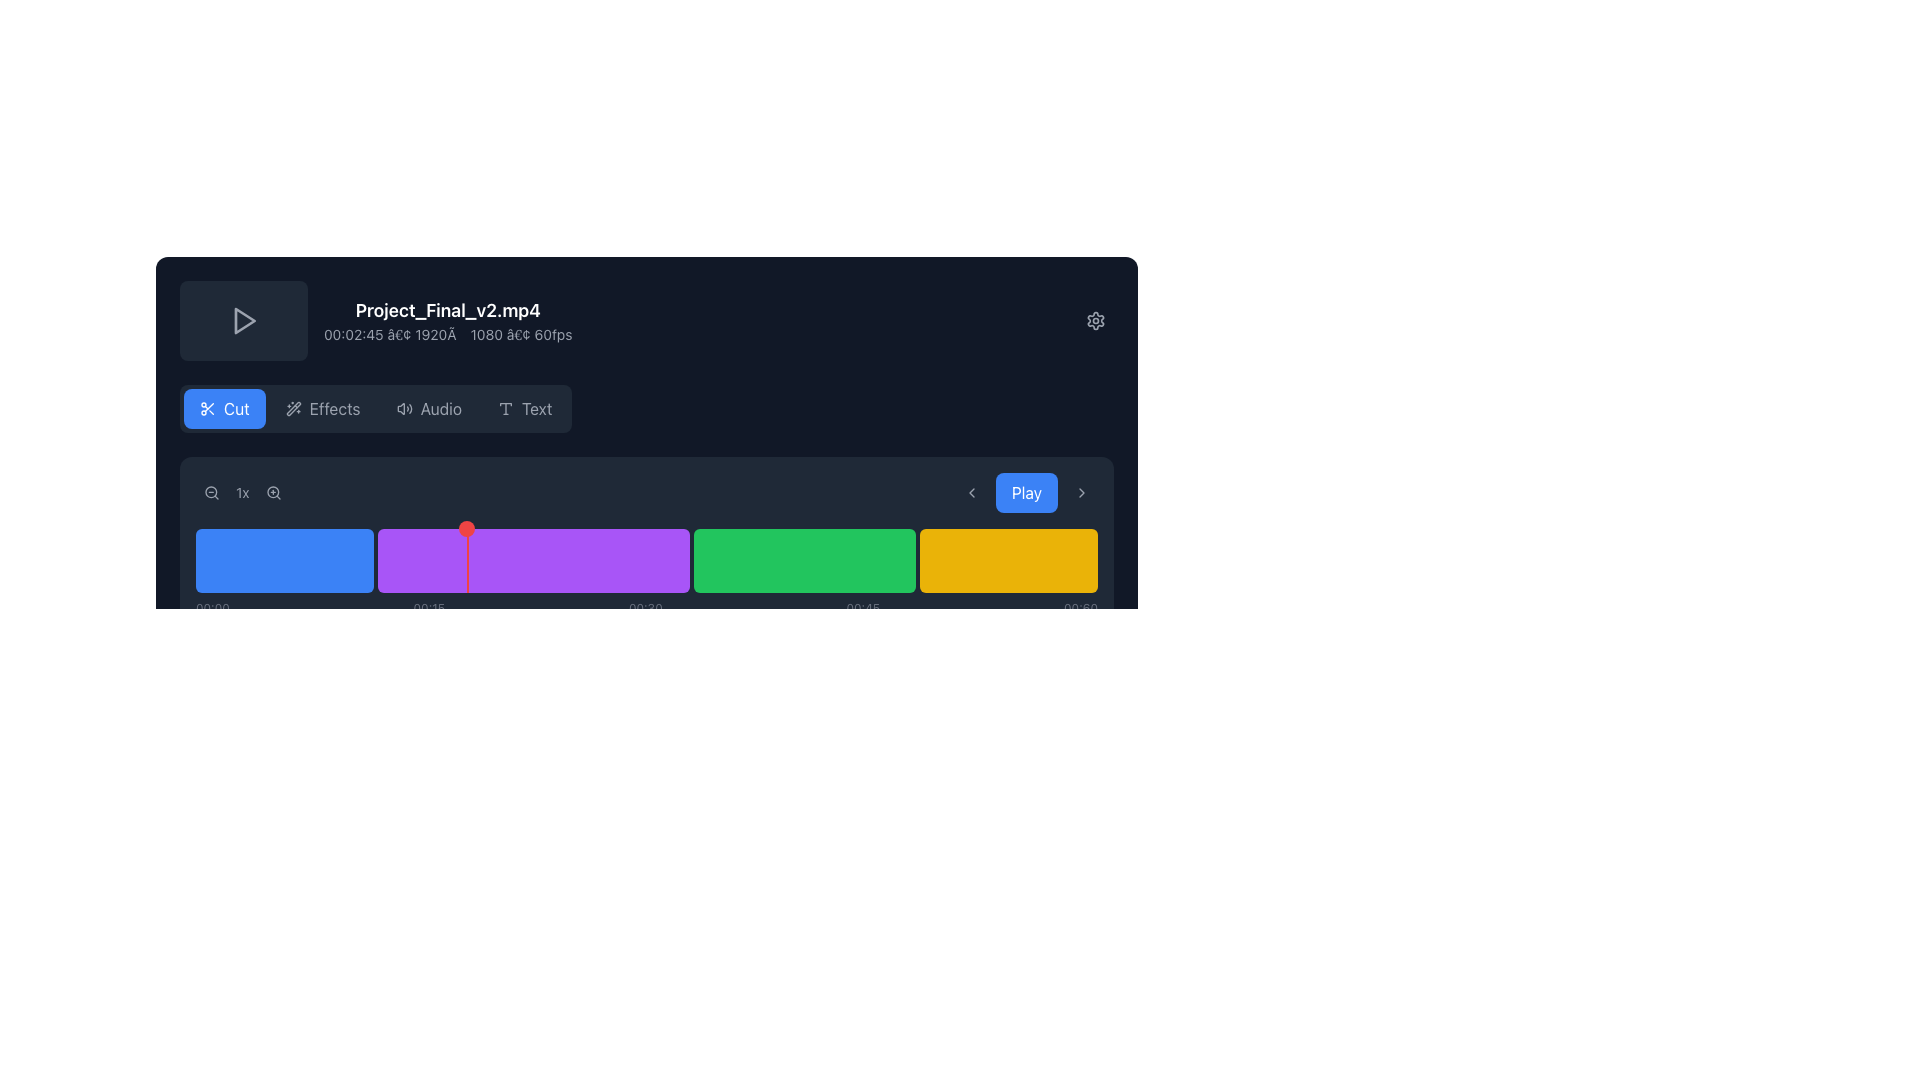 The height and width of the screenshot is (1080, 1920). What do you see at coordinates (236, 407) in the screenshot?
I see `the 'Cut' button located` at bounding box center [236, 407].